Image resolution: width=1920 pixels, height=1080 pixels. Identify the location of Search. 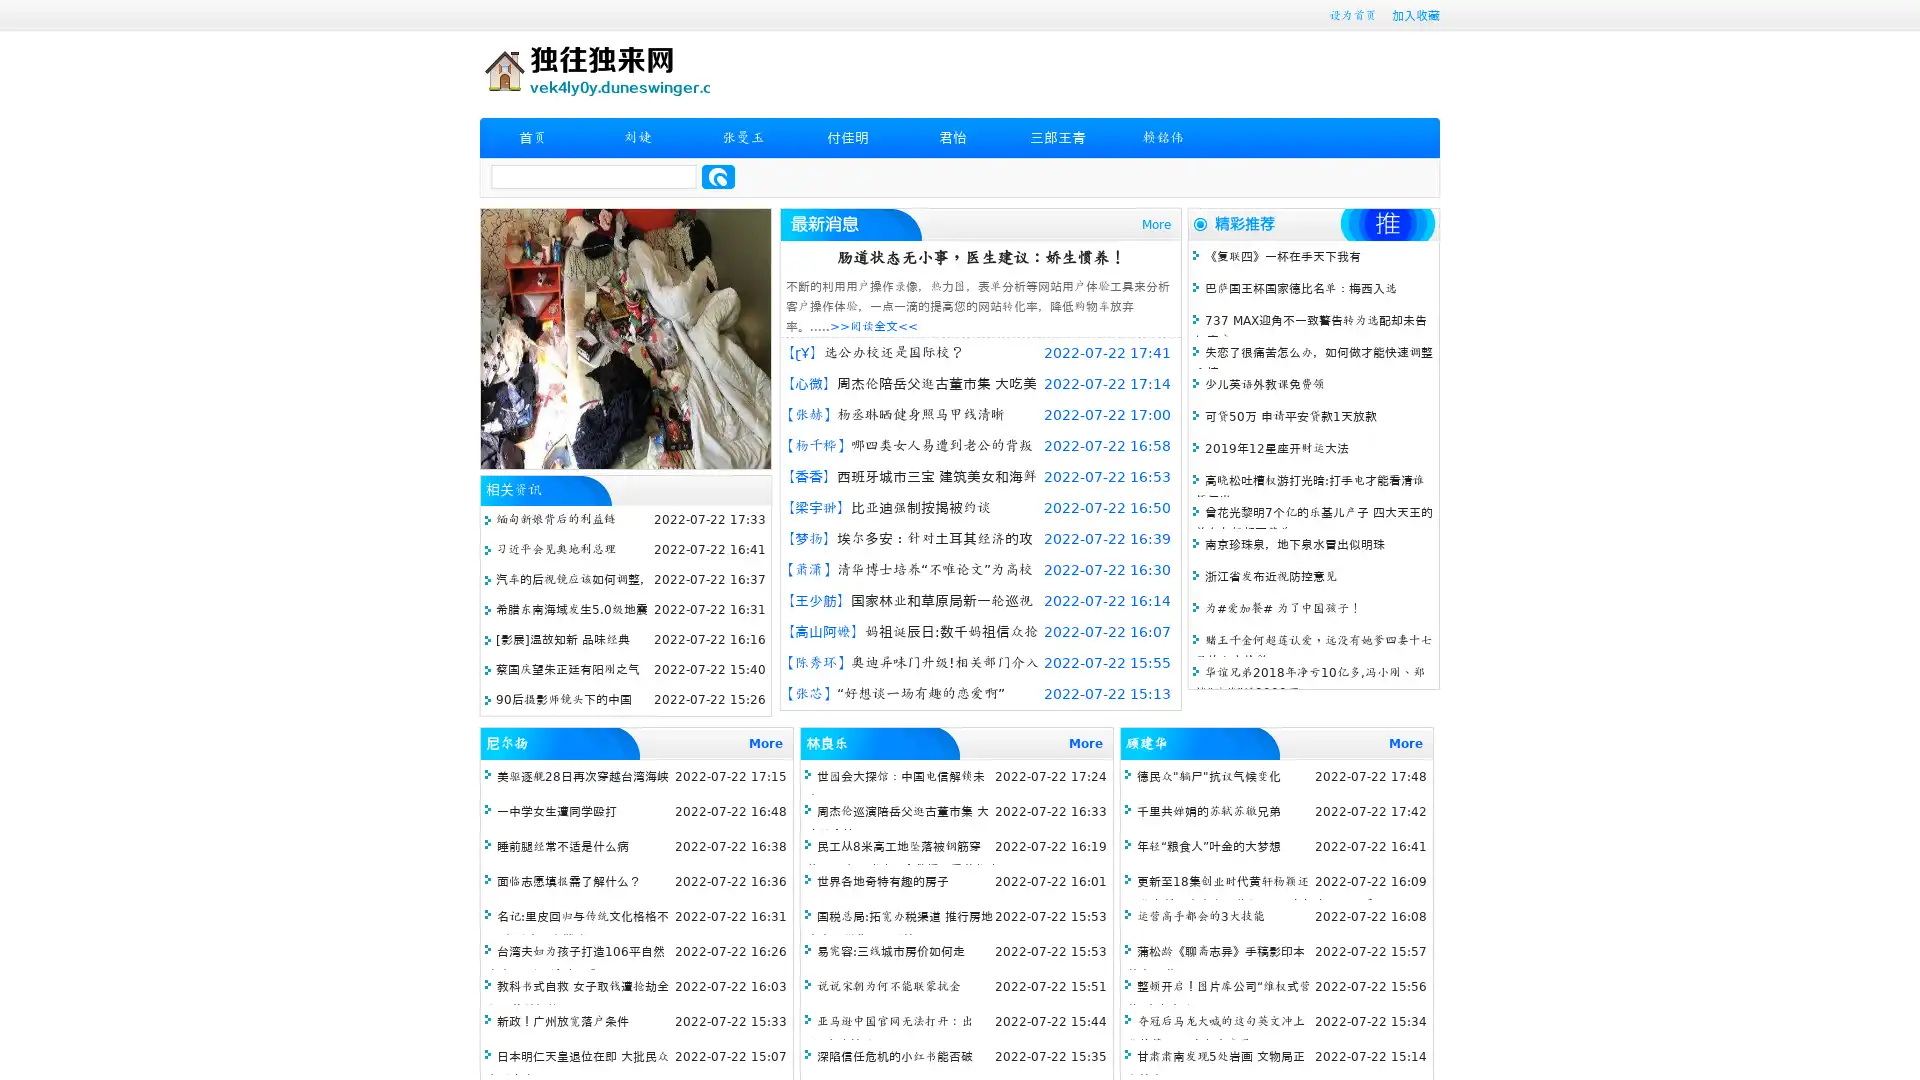
(718, 176).